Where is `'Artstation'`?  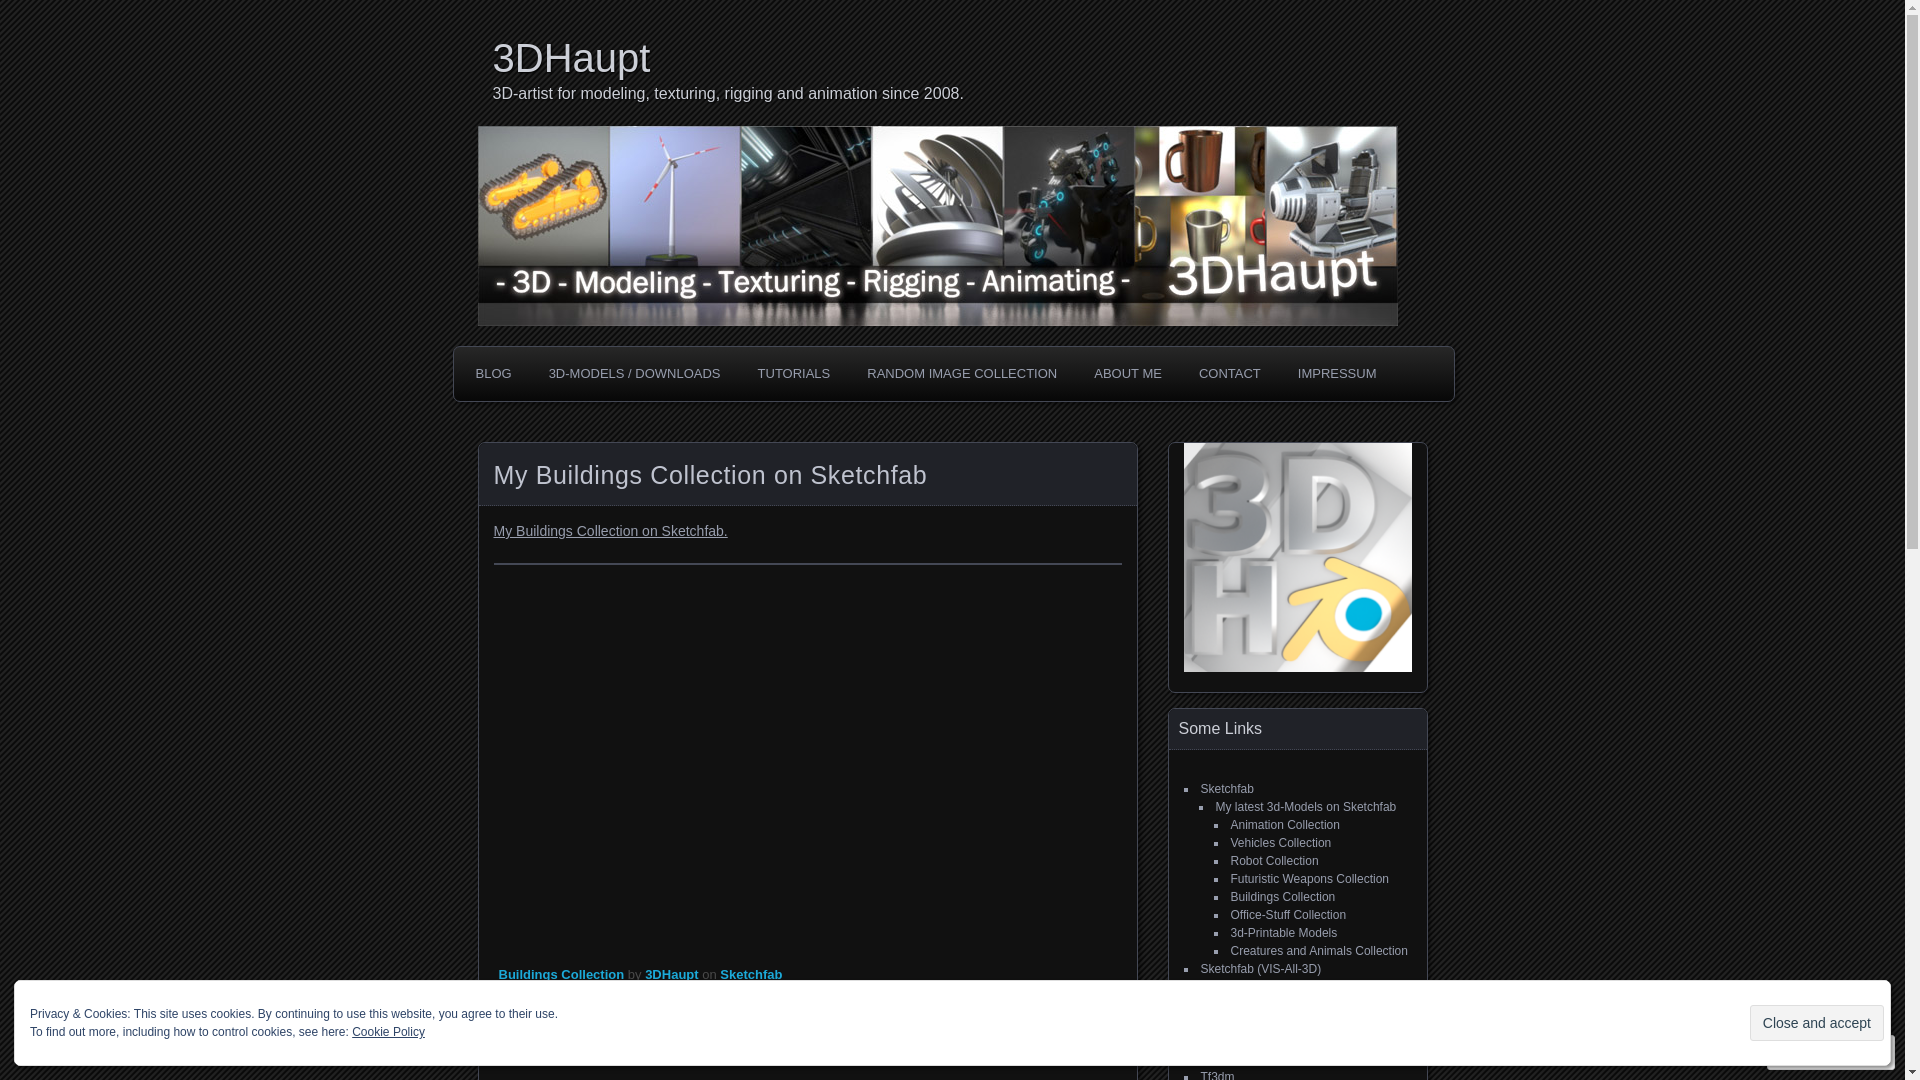
'Artstation' is located at coordinates (1224, 1058).